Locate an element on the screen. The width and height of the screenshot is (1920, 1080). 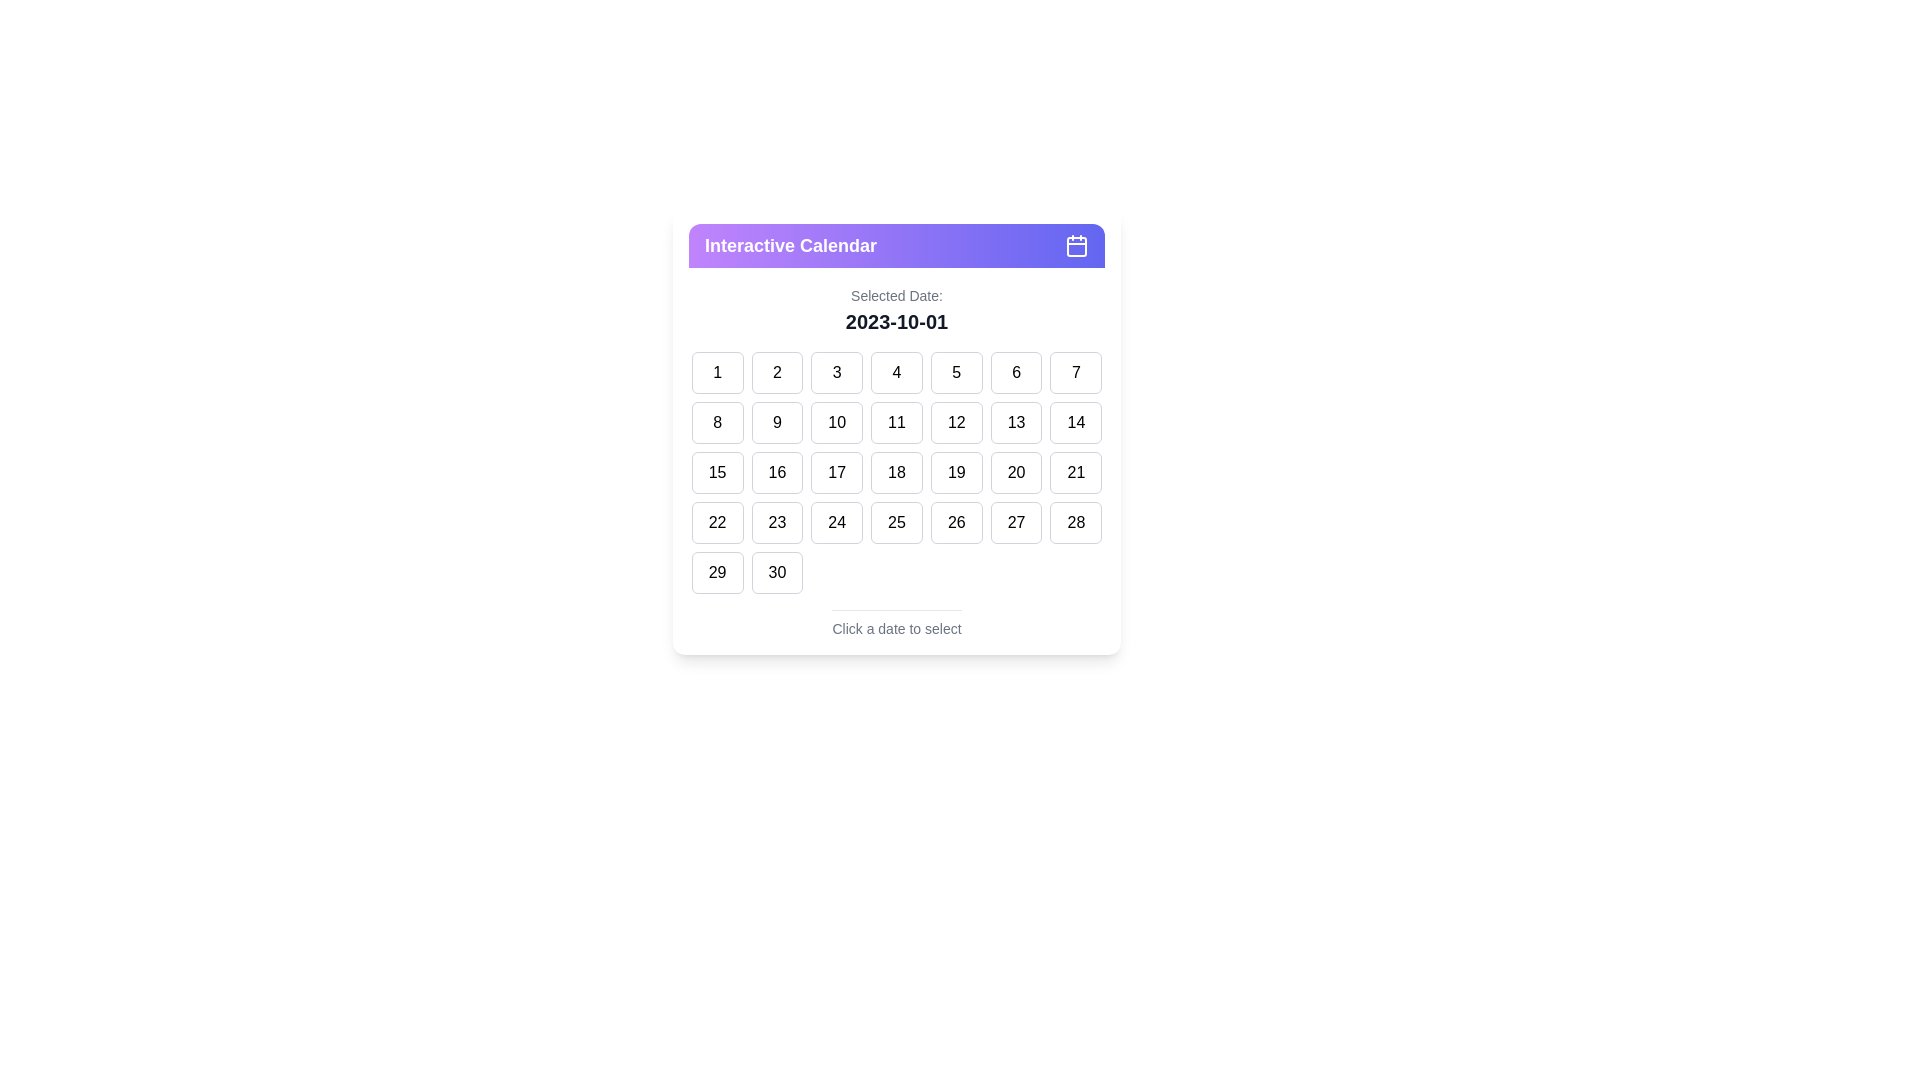
the button representing the 28th day of the month in the calendar is located at coordinates (1075, 522).